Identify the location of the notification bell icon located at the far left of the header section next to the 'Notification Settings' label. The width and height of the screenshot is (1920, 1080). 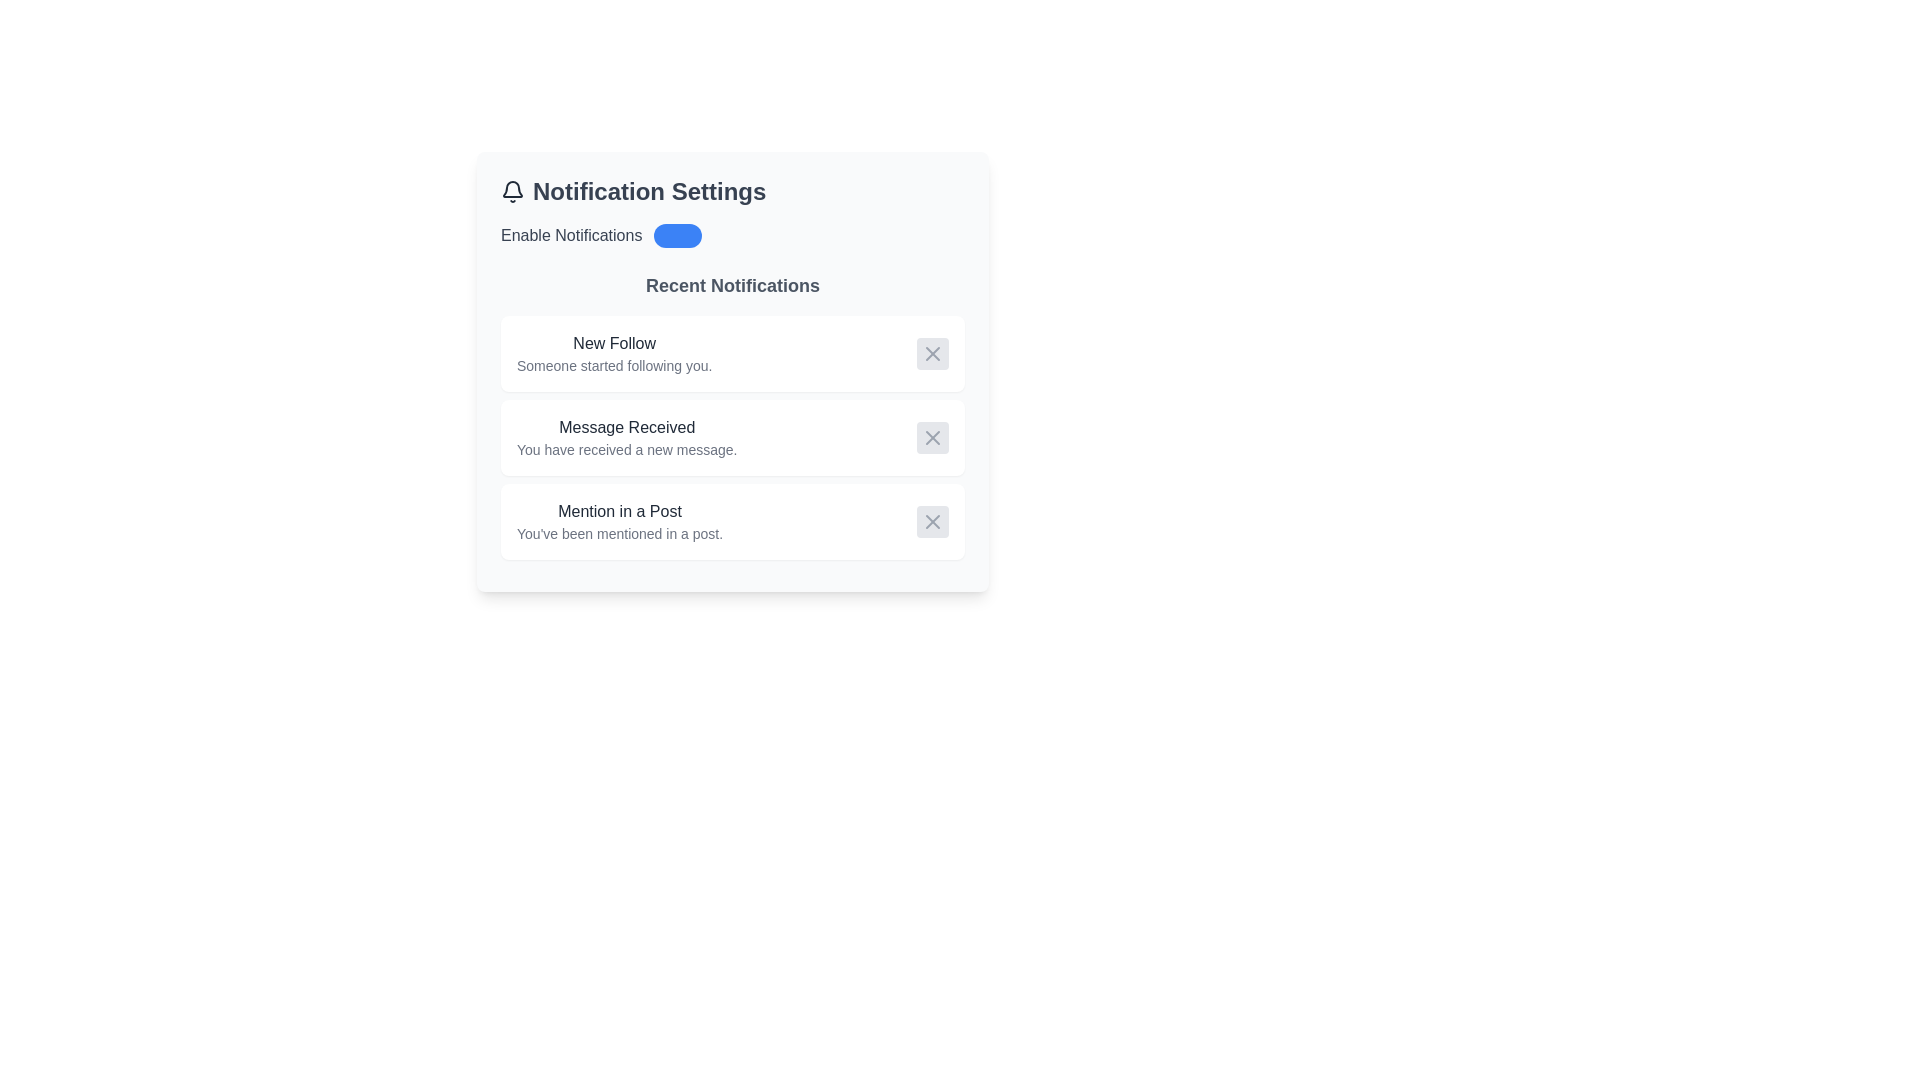
(513, 192).